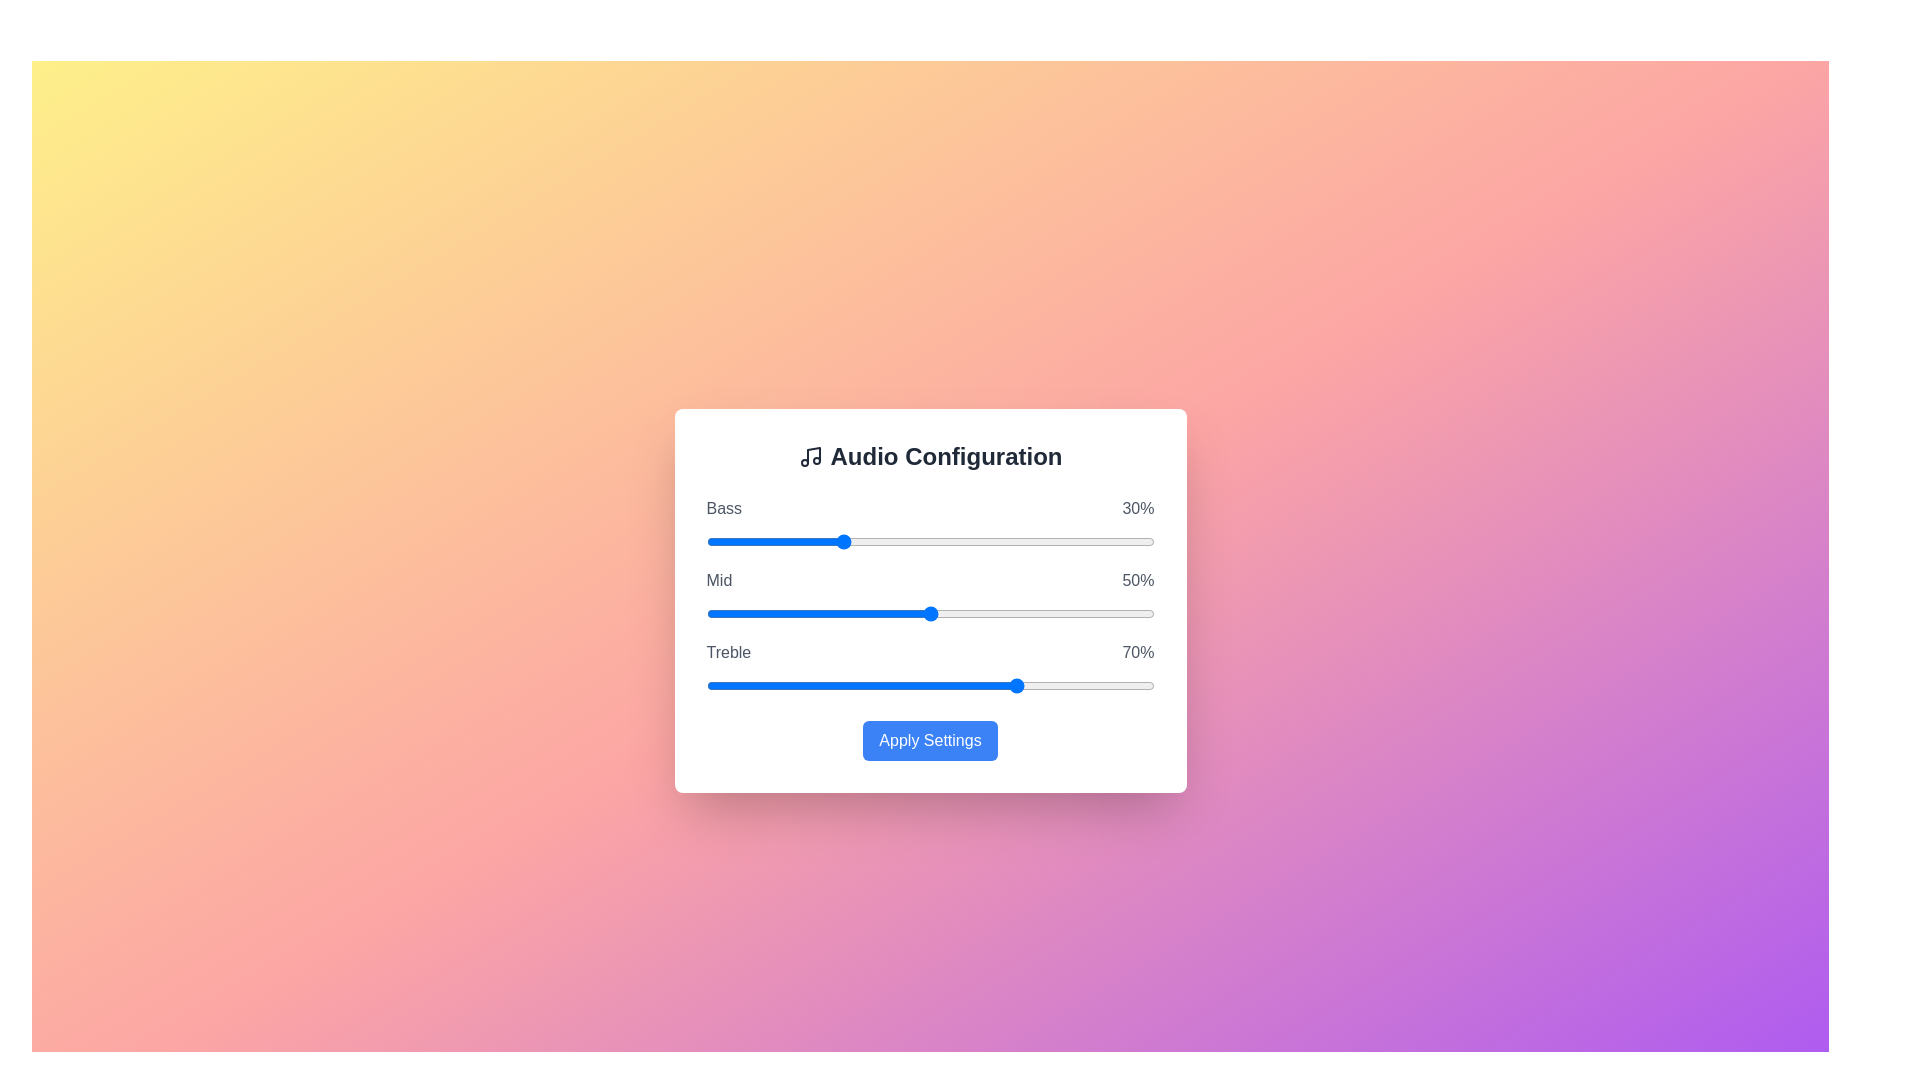 This screenshot has width=1920, height=1080. Describe the element at coordinates (954, 612) in the screenshot. I see `the 1 slider to 11%` at that location.